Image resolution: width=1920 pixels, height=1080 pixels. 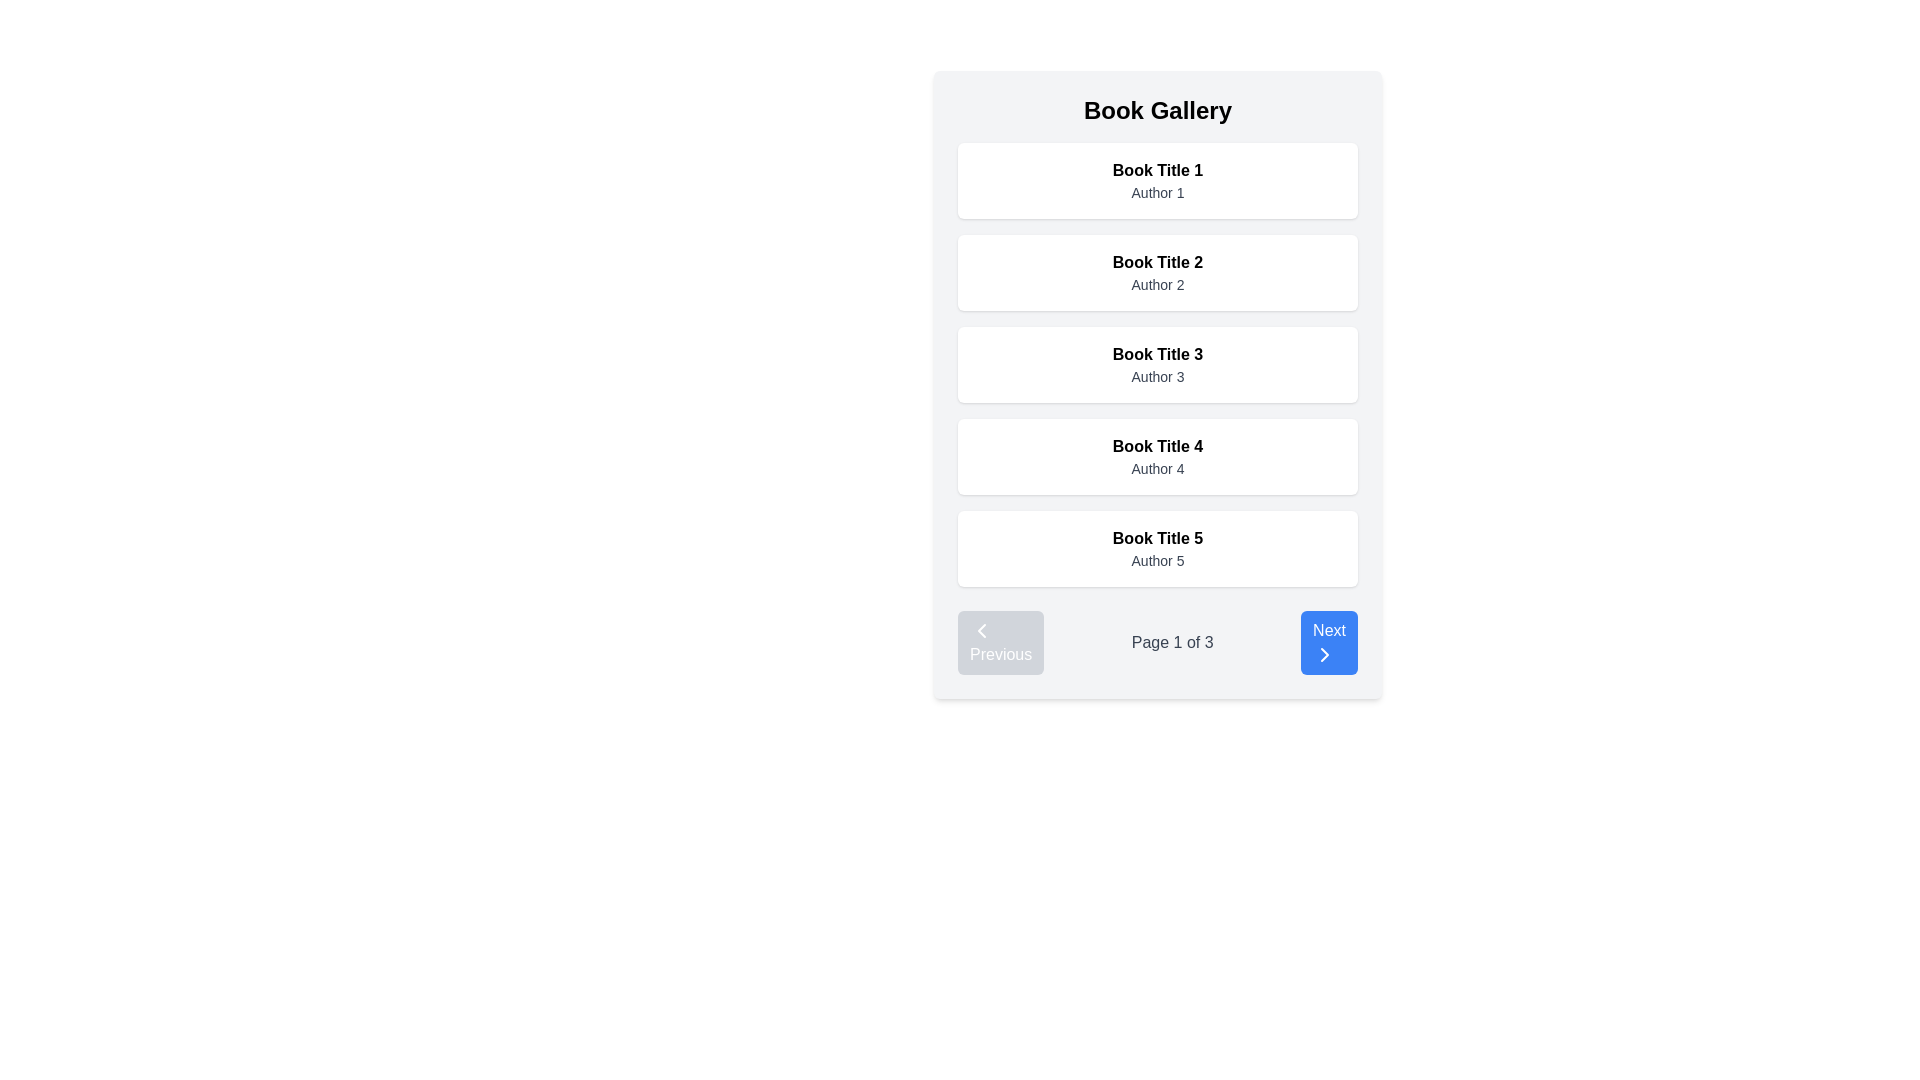 What do you see at coordinates (1157, 469) in the screenshot?
I see `the 'Author 4' text label, which is displayed in a gray font and is located below the 'Book Title 4' within the fourth card of the book list` at bounding box center [1157, 469].